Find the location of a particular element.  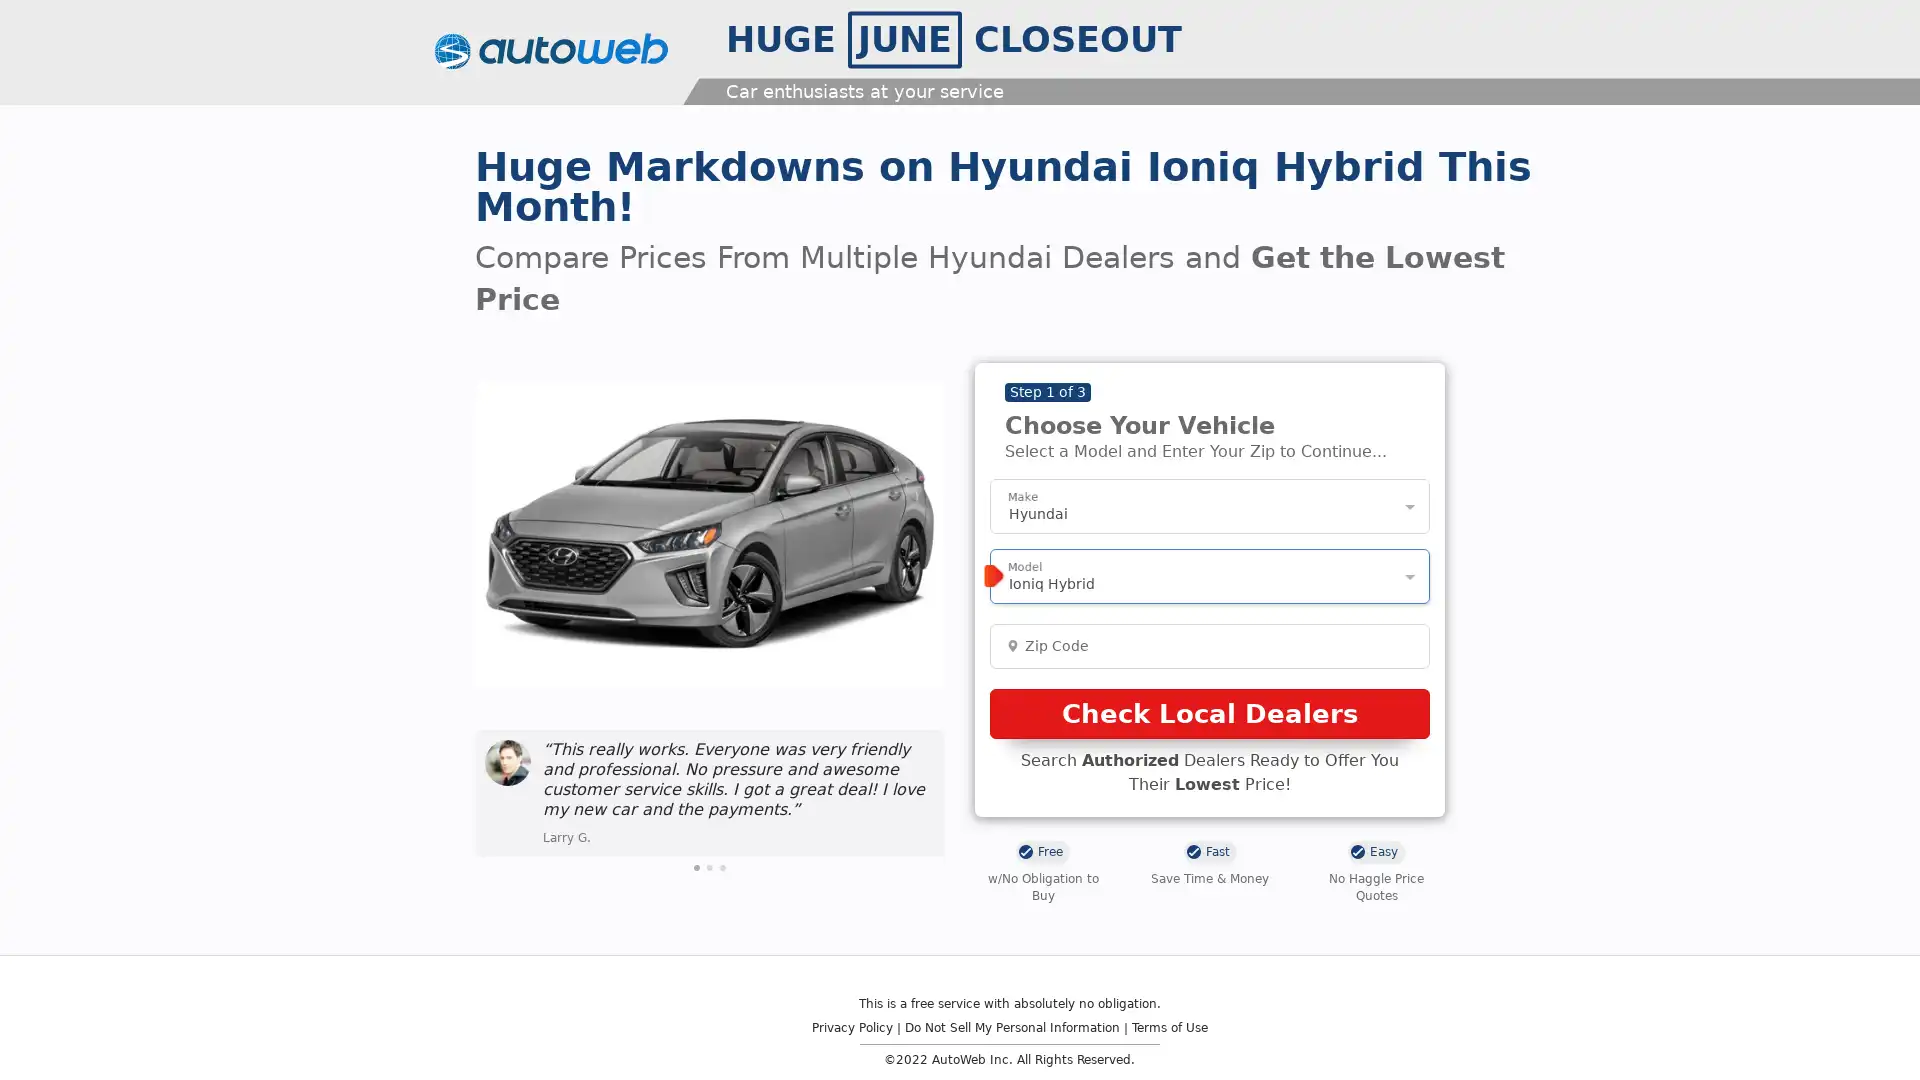

Open accessibility options, statement and help is located at coordinates (42, 1036).